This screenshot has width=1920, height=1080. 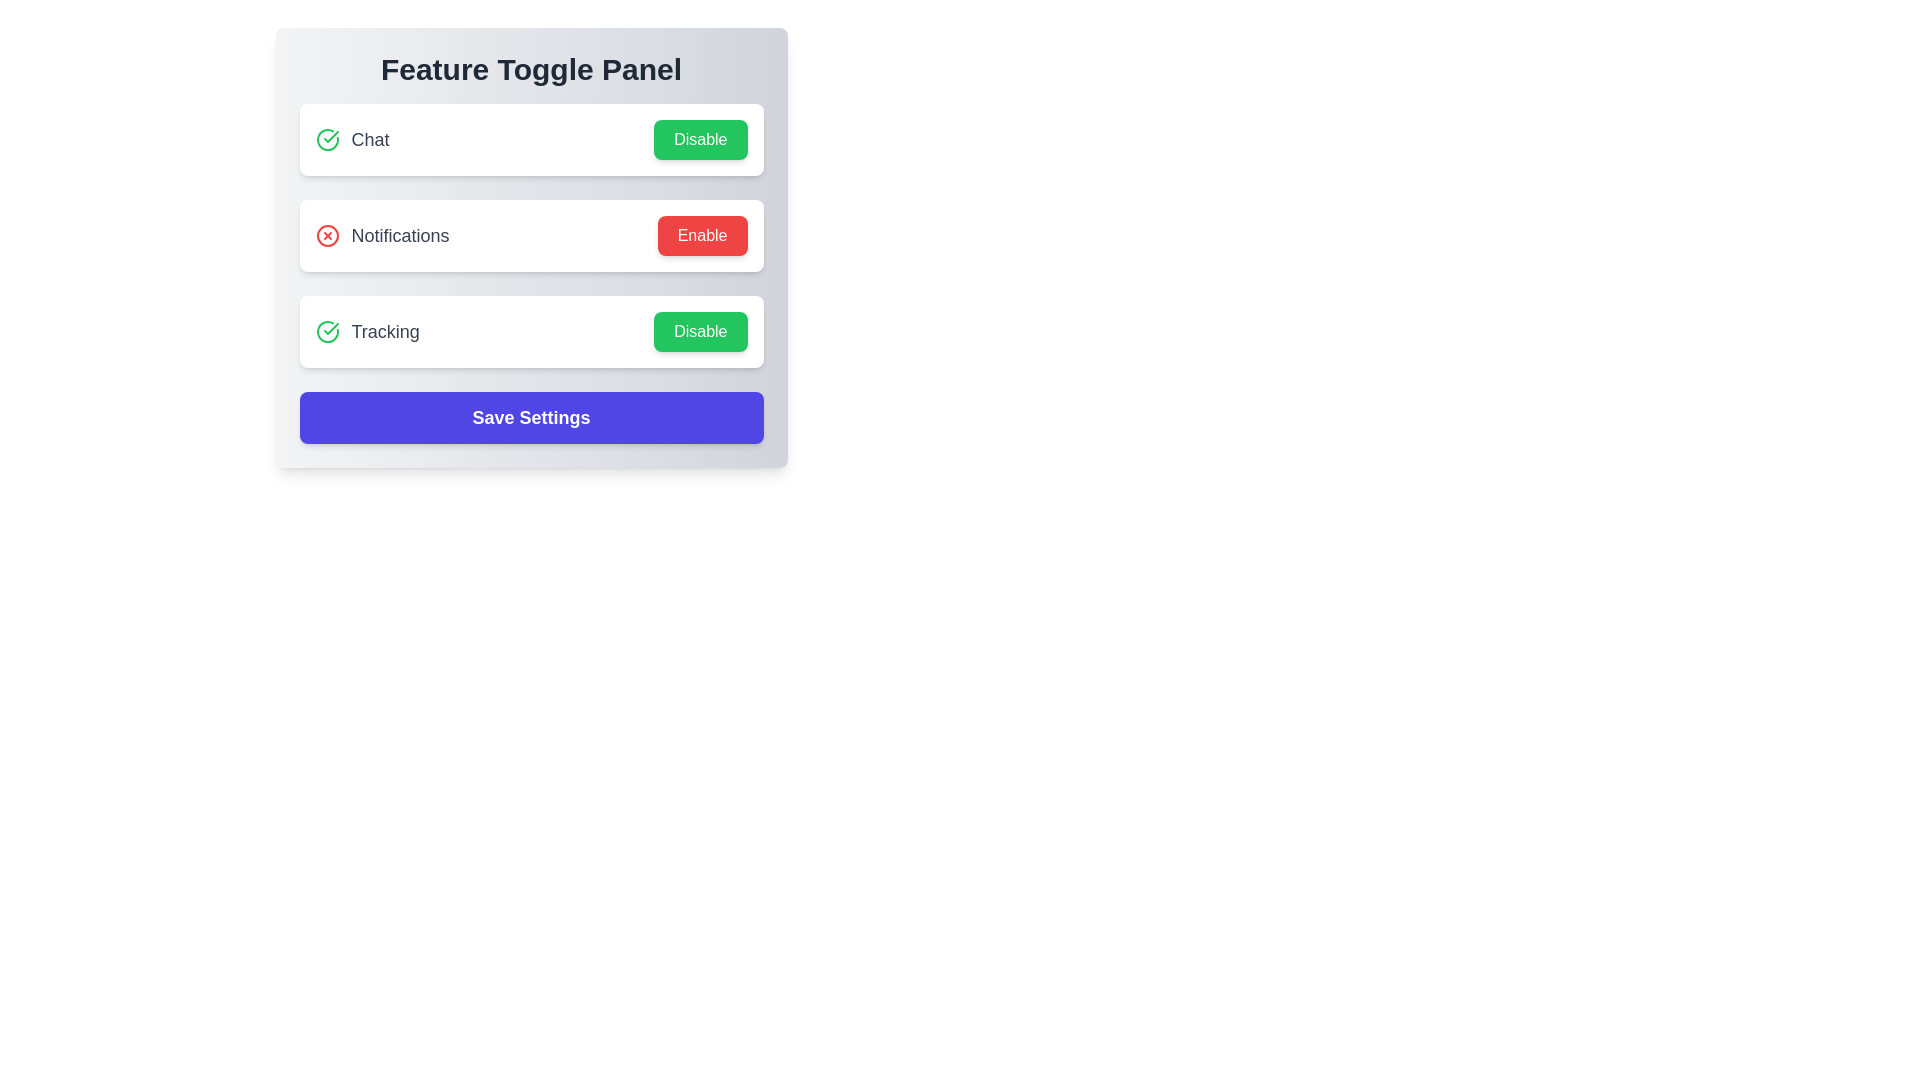 I want to click on the feature name chat by double-clicking on it, so click(x=352, y=138).